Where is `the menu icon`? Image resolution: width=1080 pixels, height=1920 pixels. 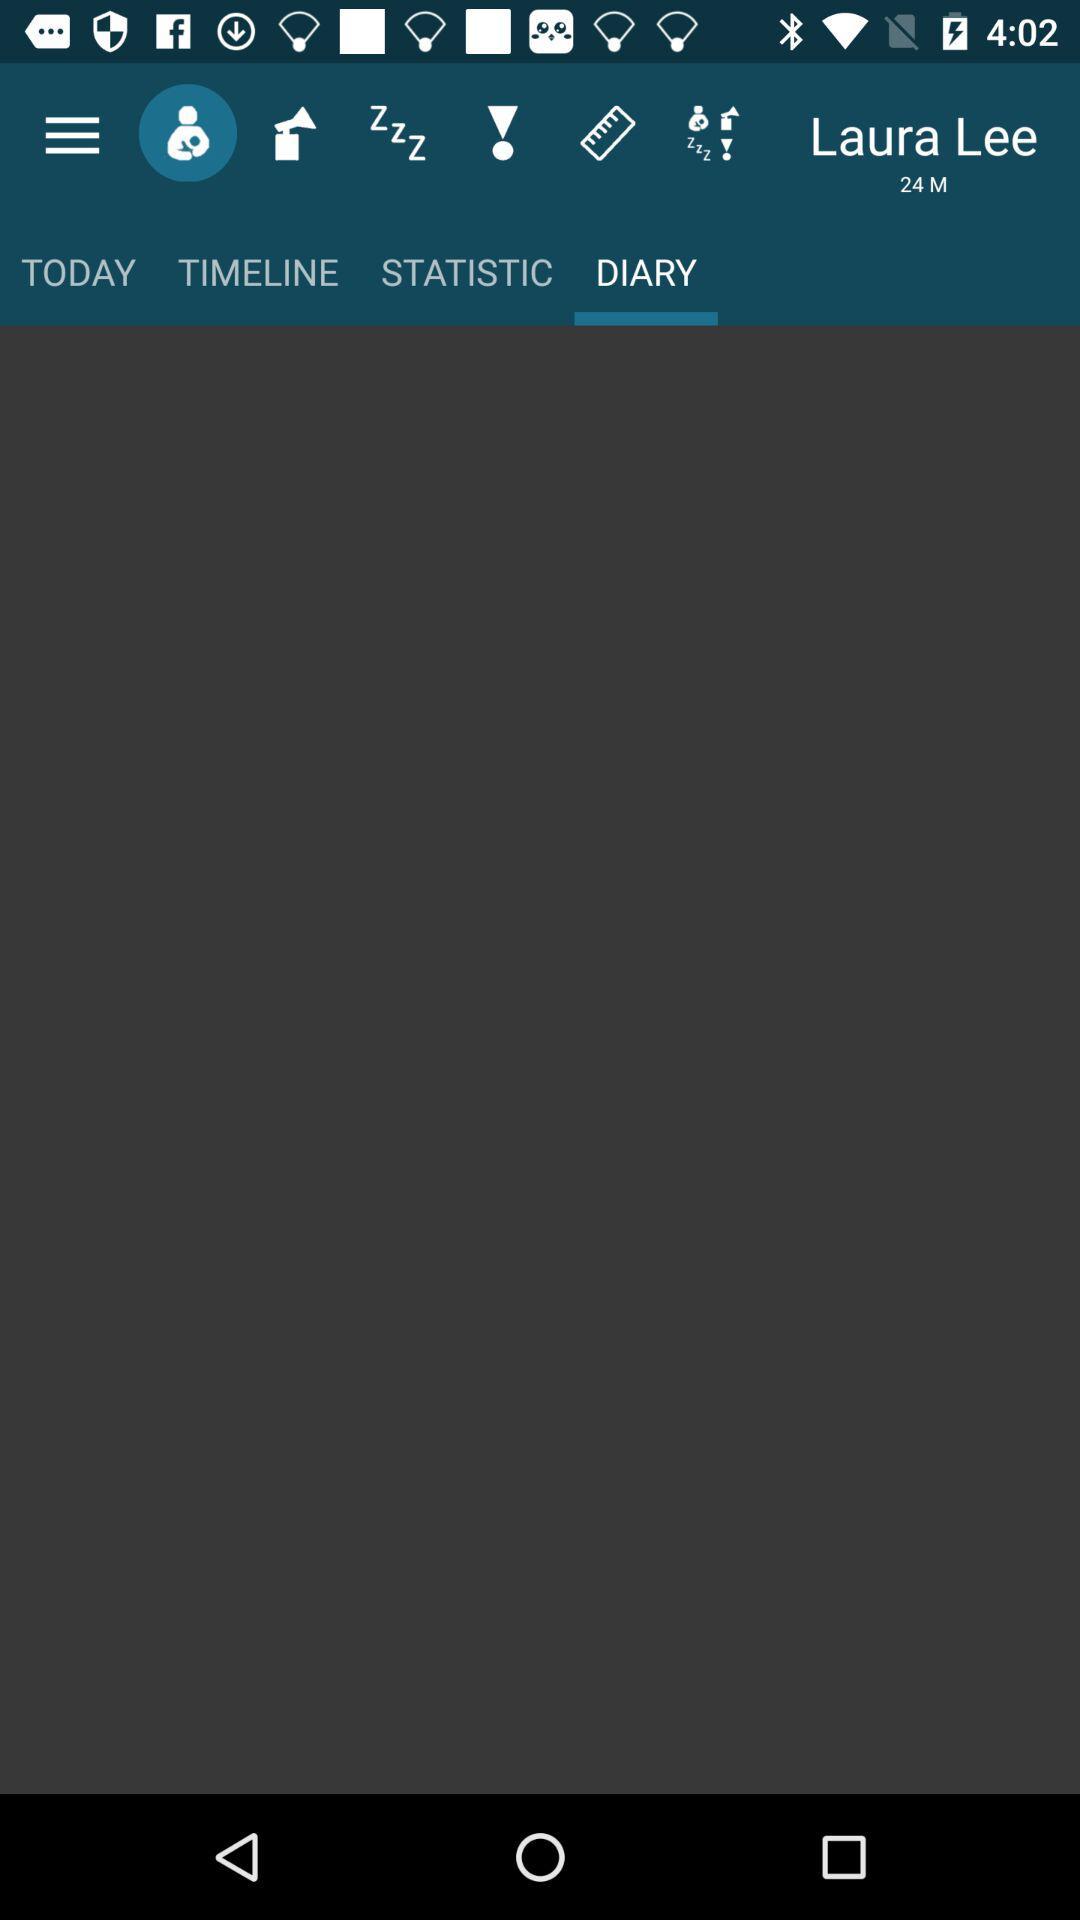 the menu icon is located at coordinates (71, 134).